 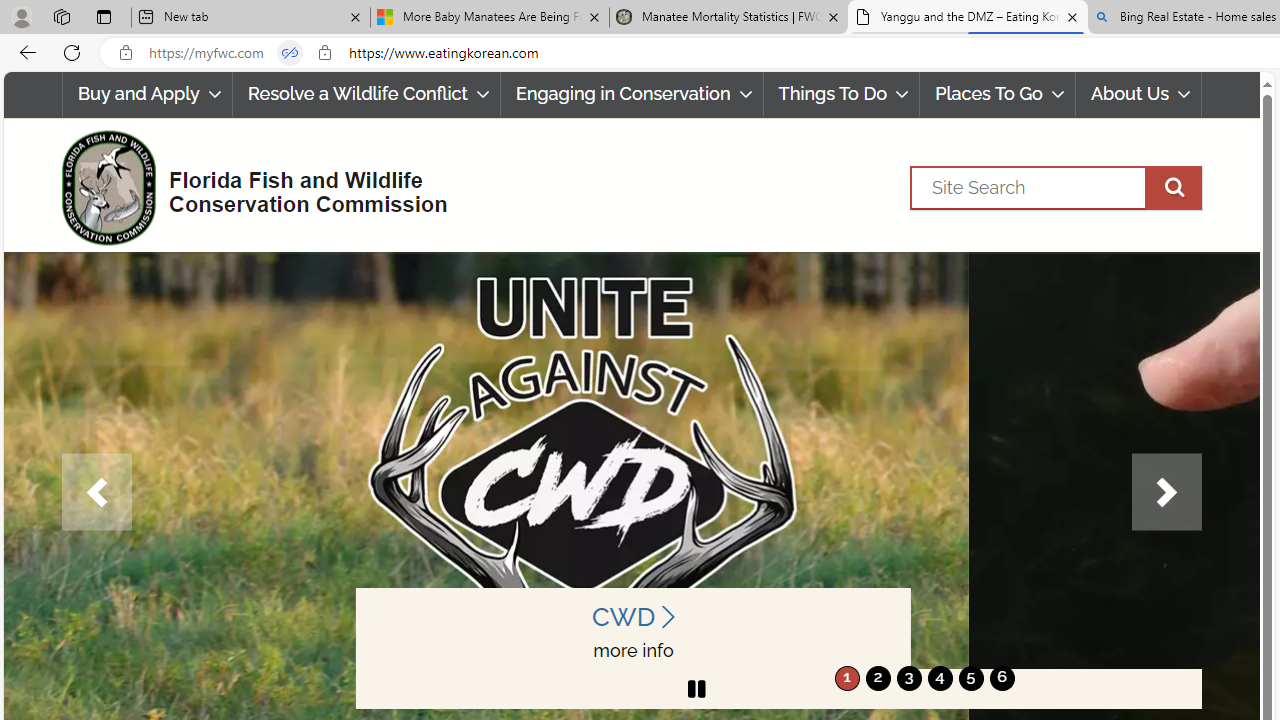 I want to click on 'move to slide 6', so click(x=1002, y=677).